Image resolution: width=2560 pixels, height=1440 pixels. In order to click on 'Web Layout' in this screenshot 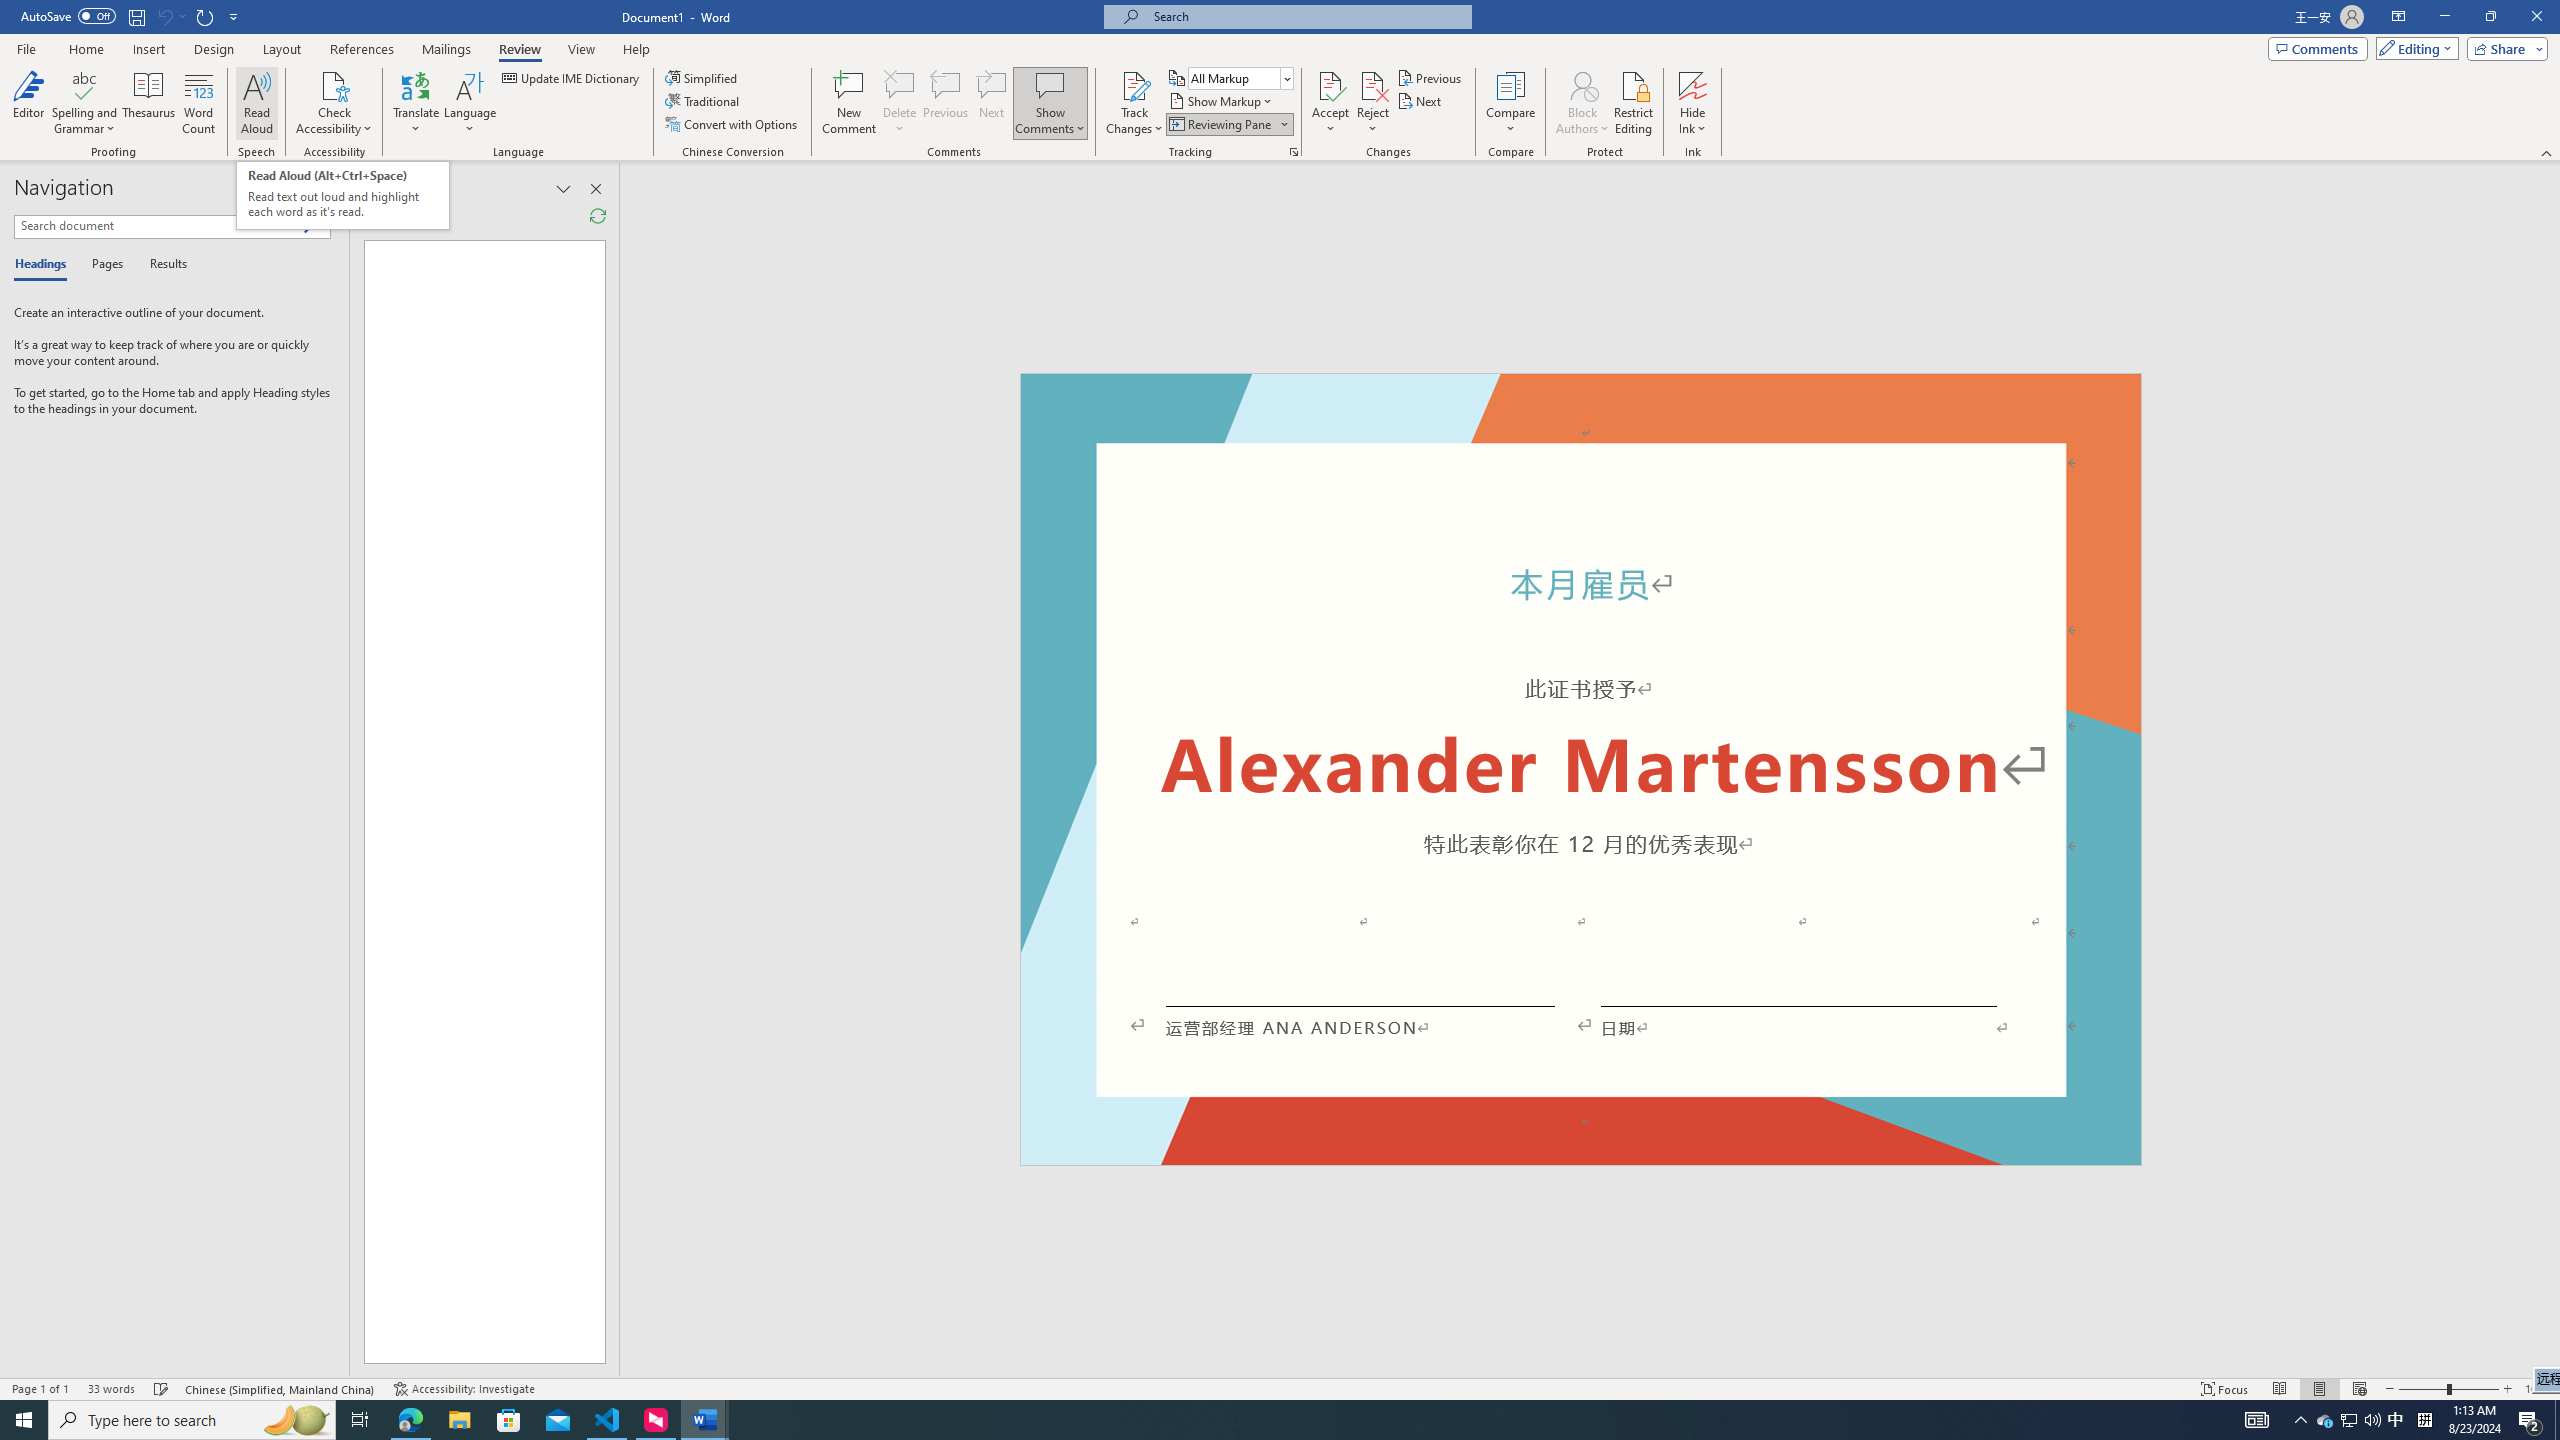, I will do `click(2360, 1389)`.